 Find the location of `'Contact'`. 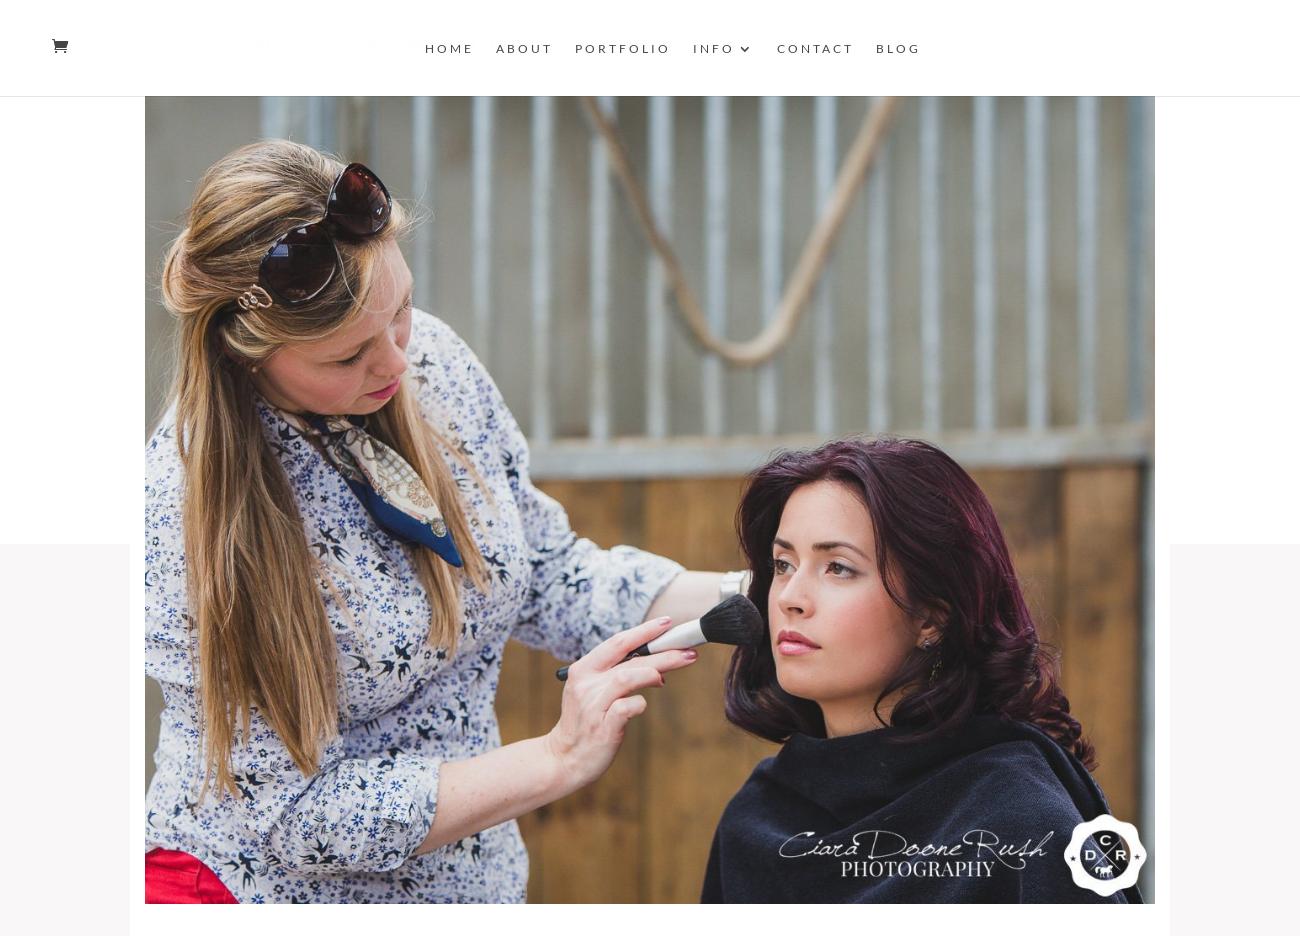

'Contact' is located at coordinates (815, 48).